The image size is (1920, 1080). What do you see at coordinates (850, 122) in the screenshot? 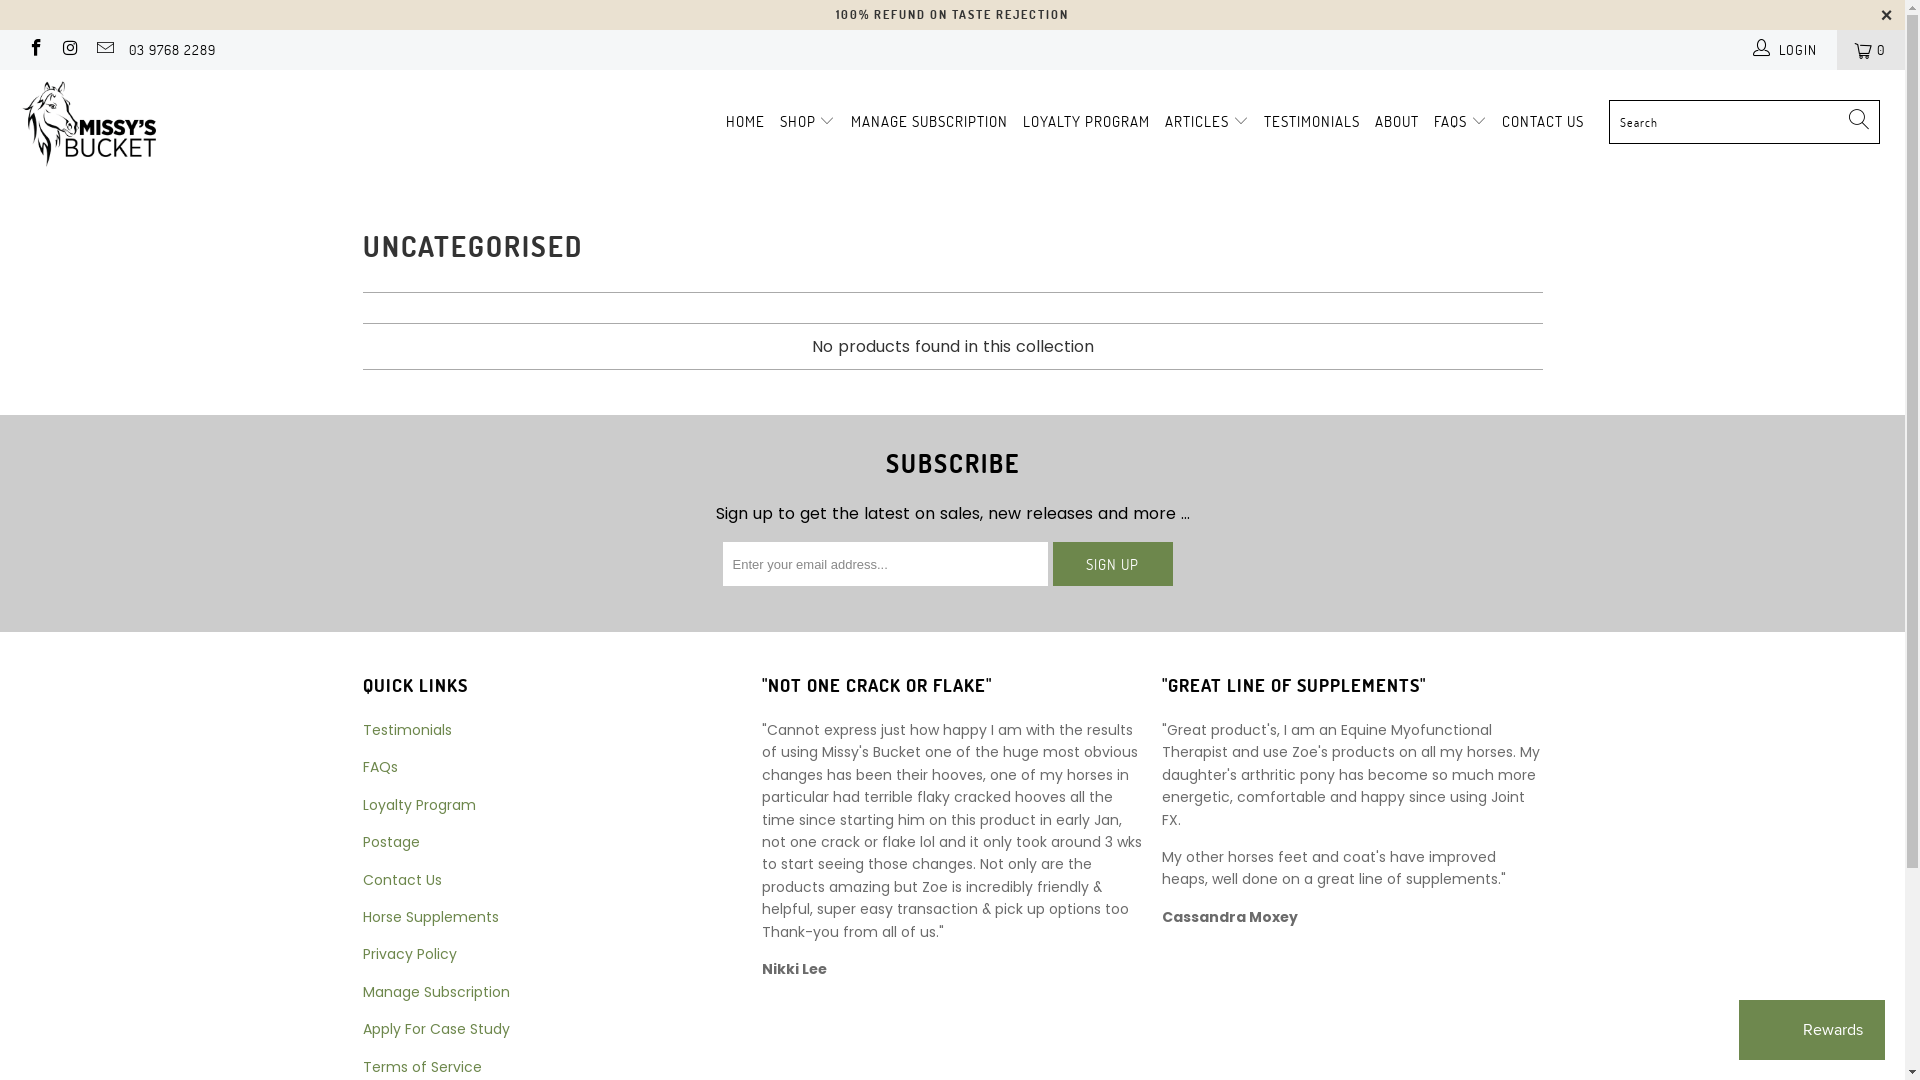
I see `'MANAGE SUBSCRIPTION'` at bounding box center [850, 122].